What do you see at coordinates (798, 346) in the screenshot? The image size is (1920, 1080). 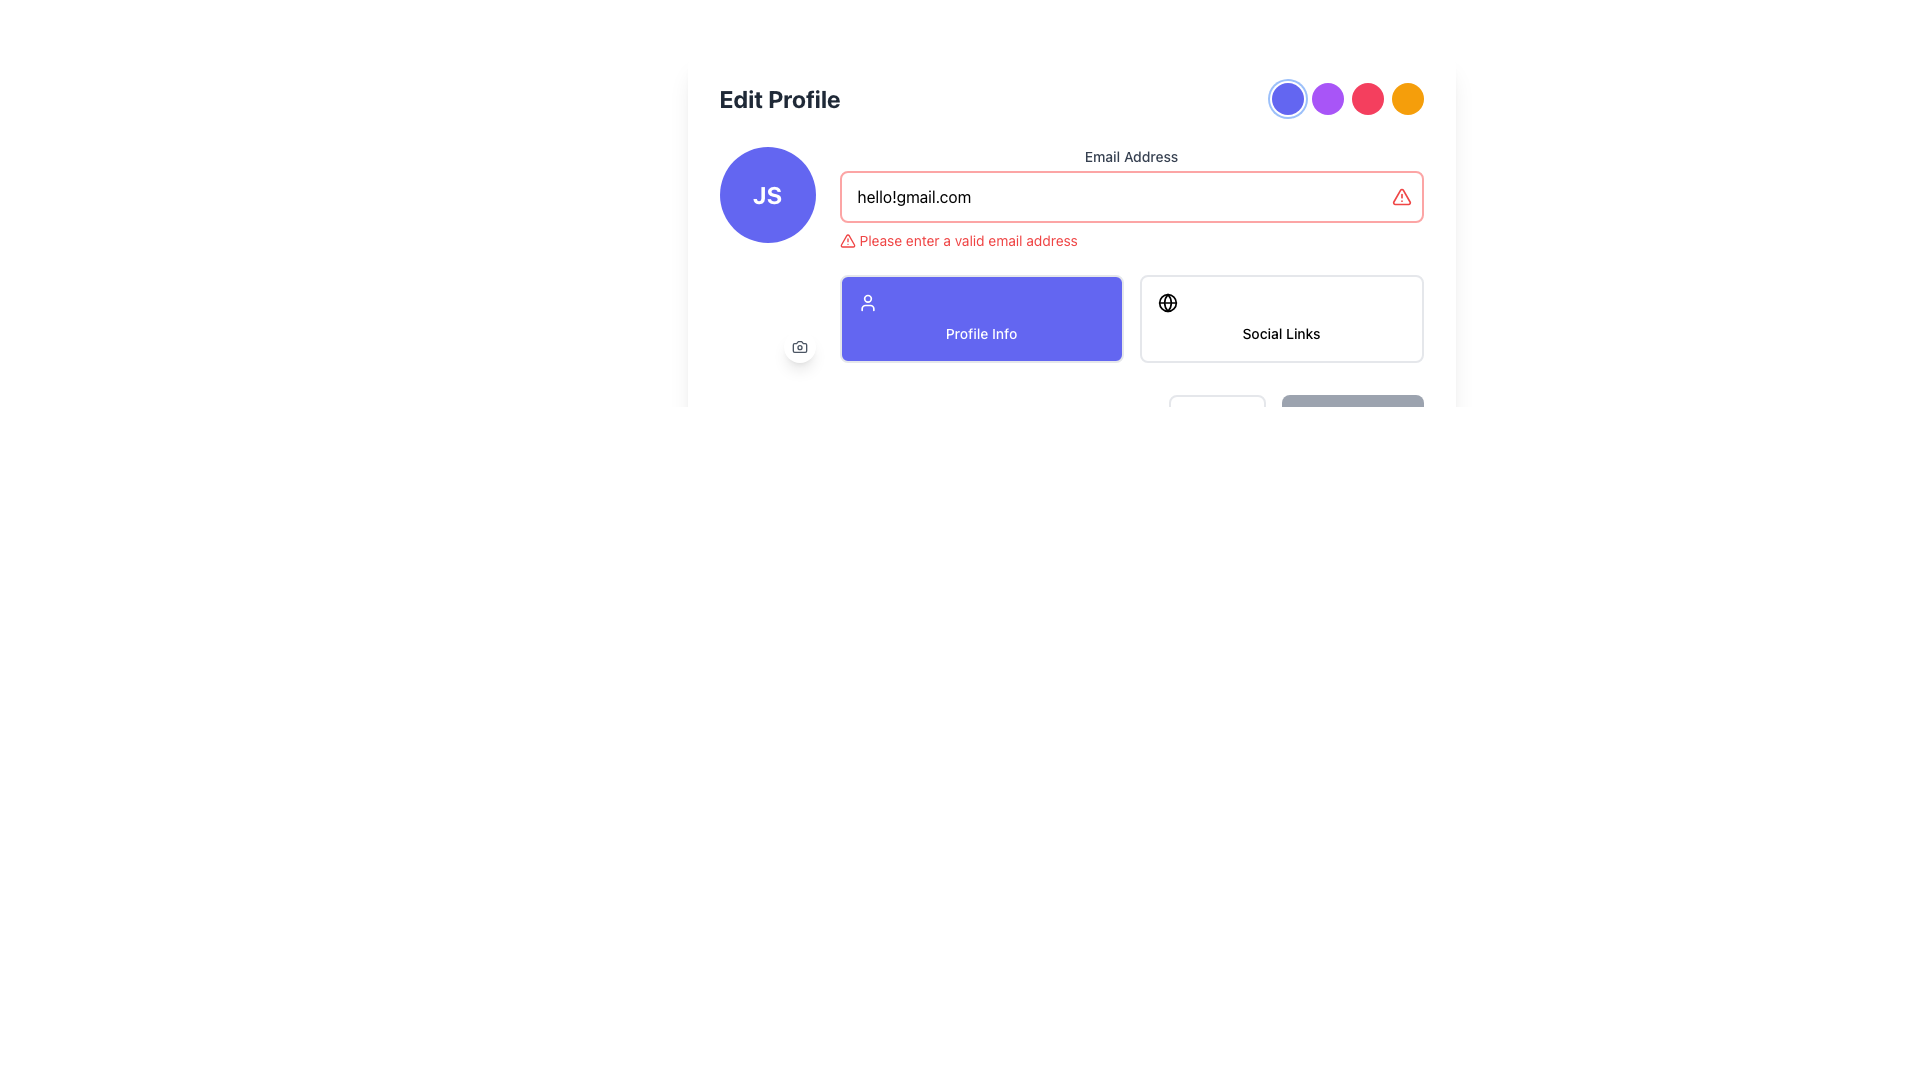 I see `the camera icon located at the bottom-right corner of the profile avatar` at bounding box center [798, 346].